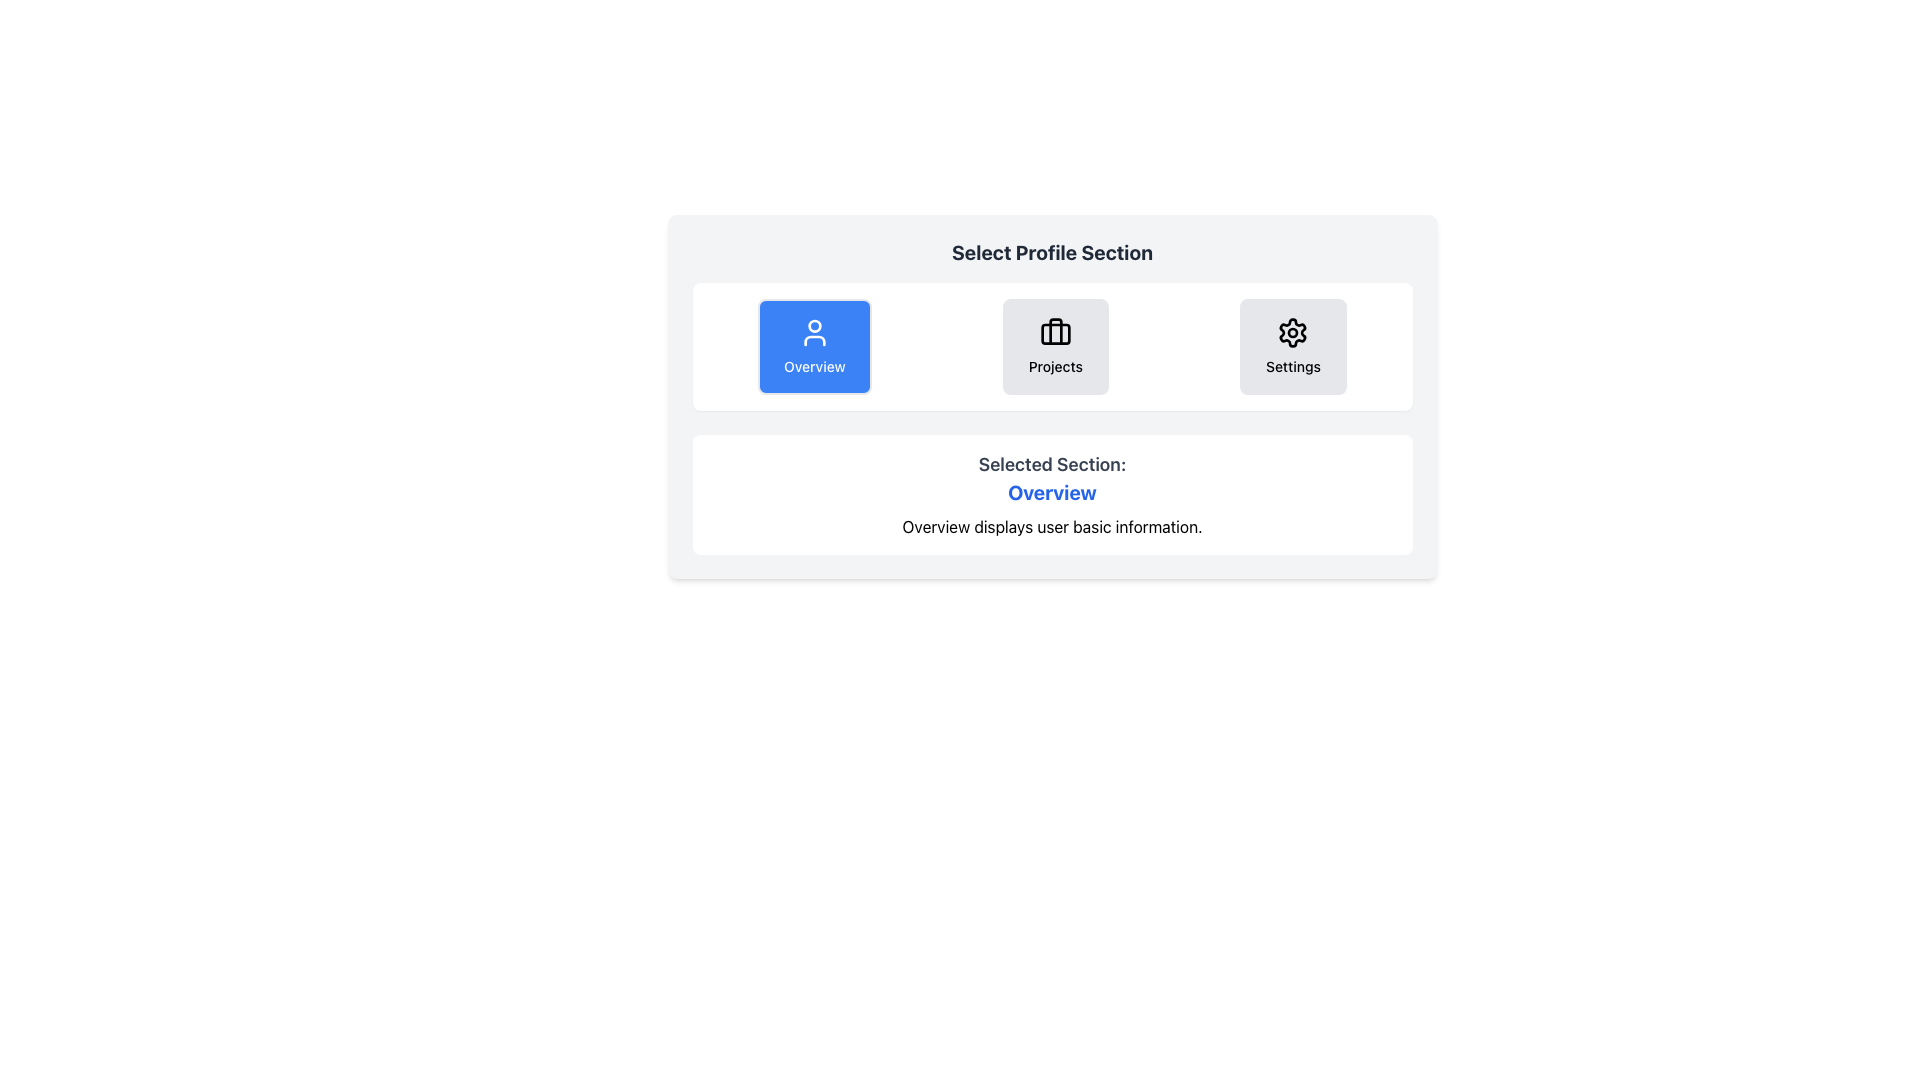 Image resolution: width=1920 pixels, height=1080 pixels. I want to click on the blue rounded rectangular button labeled 'Overview' that contains the user icon, so click(814, 331).